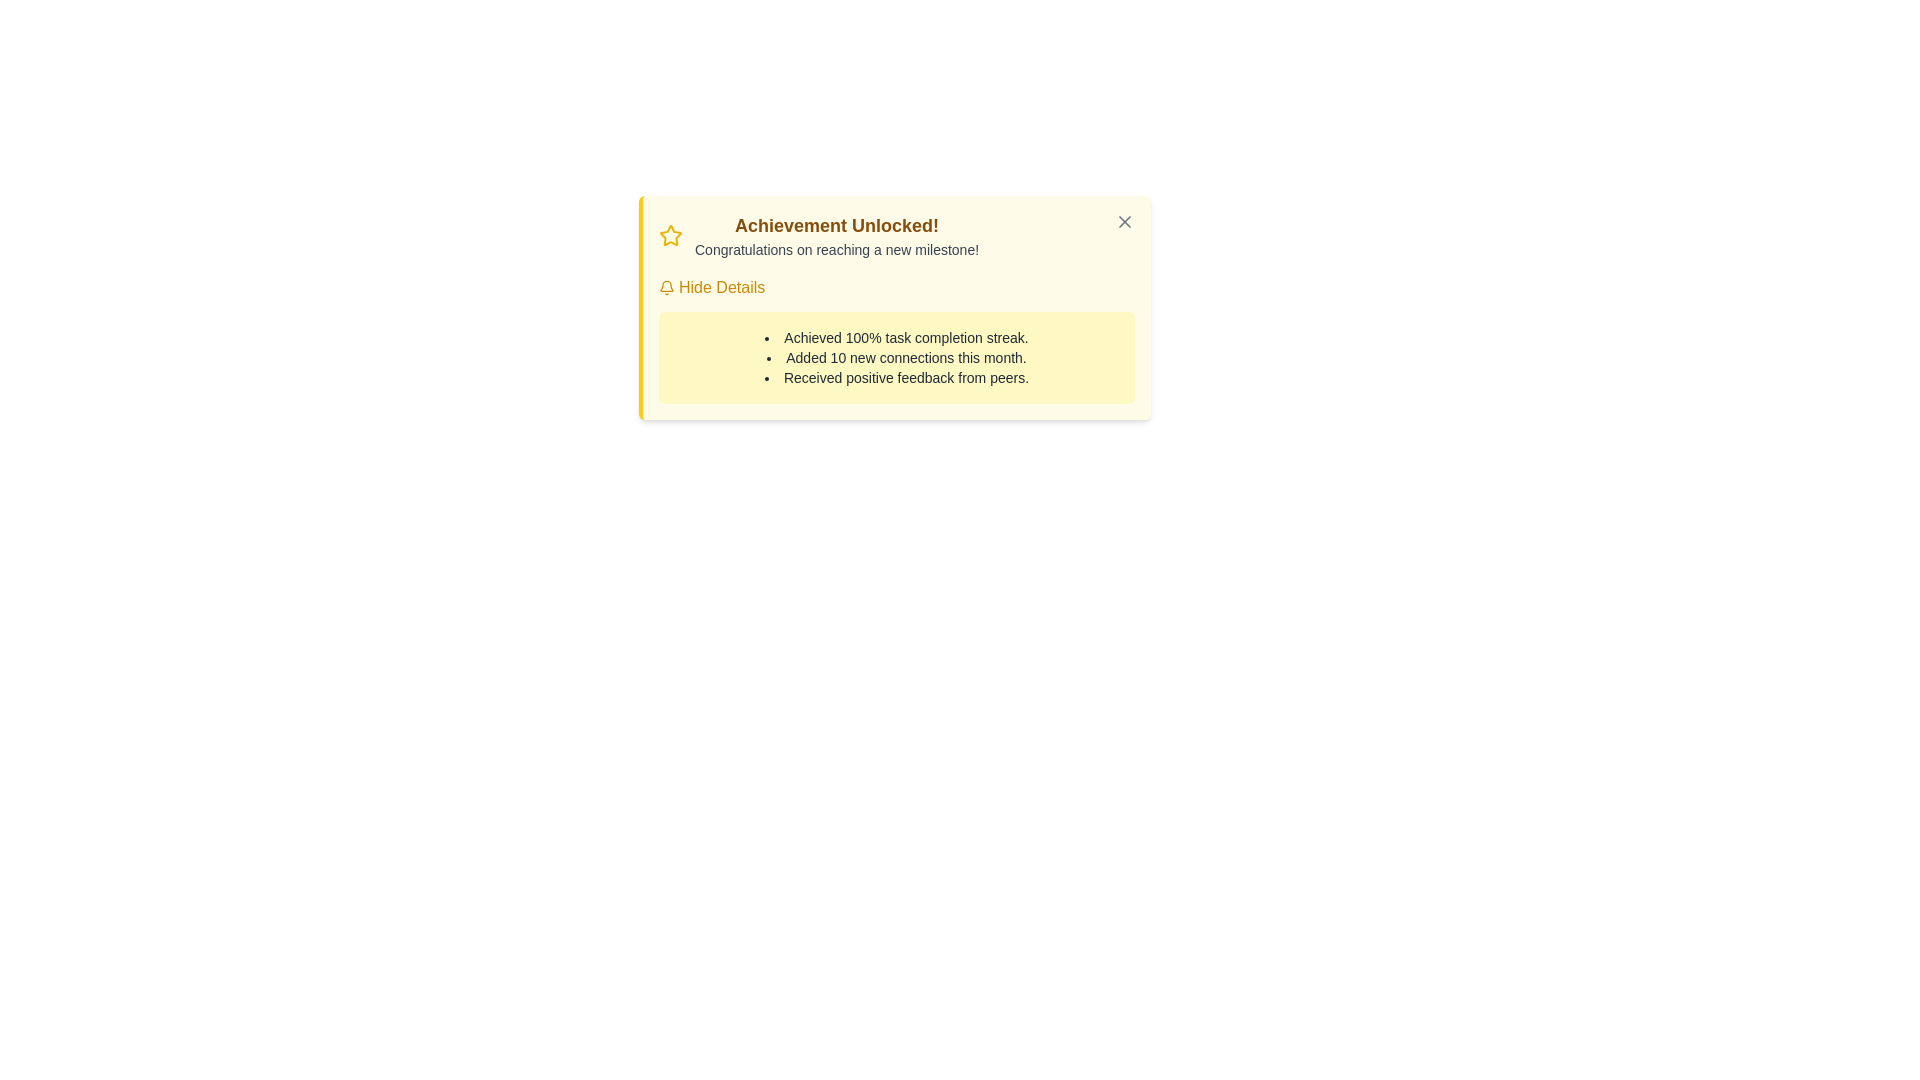 The width and height of the screenshot is (1920, 1080). I want to click on the close button icon in the top-right corner of the 'Achievement Unlocked!' notification box, so click(1124, 222).